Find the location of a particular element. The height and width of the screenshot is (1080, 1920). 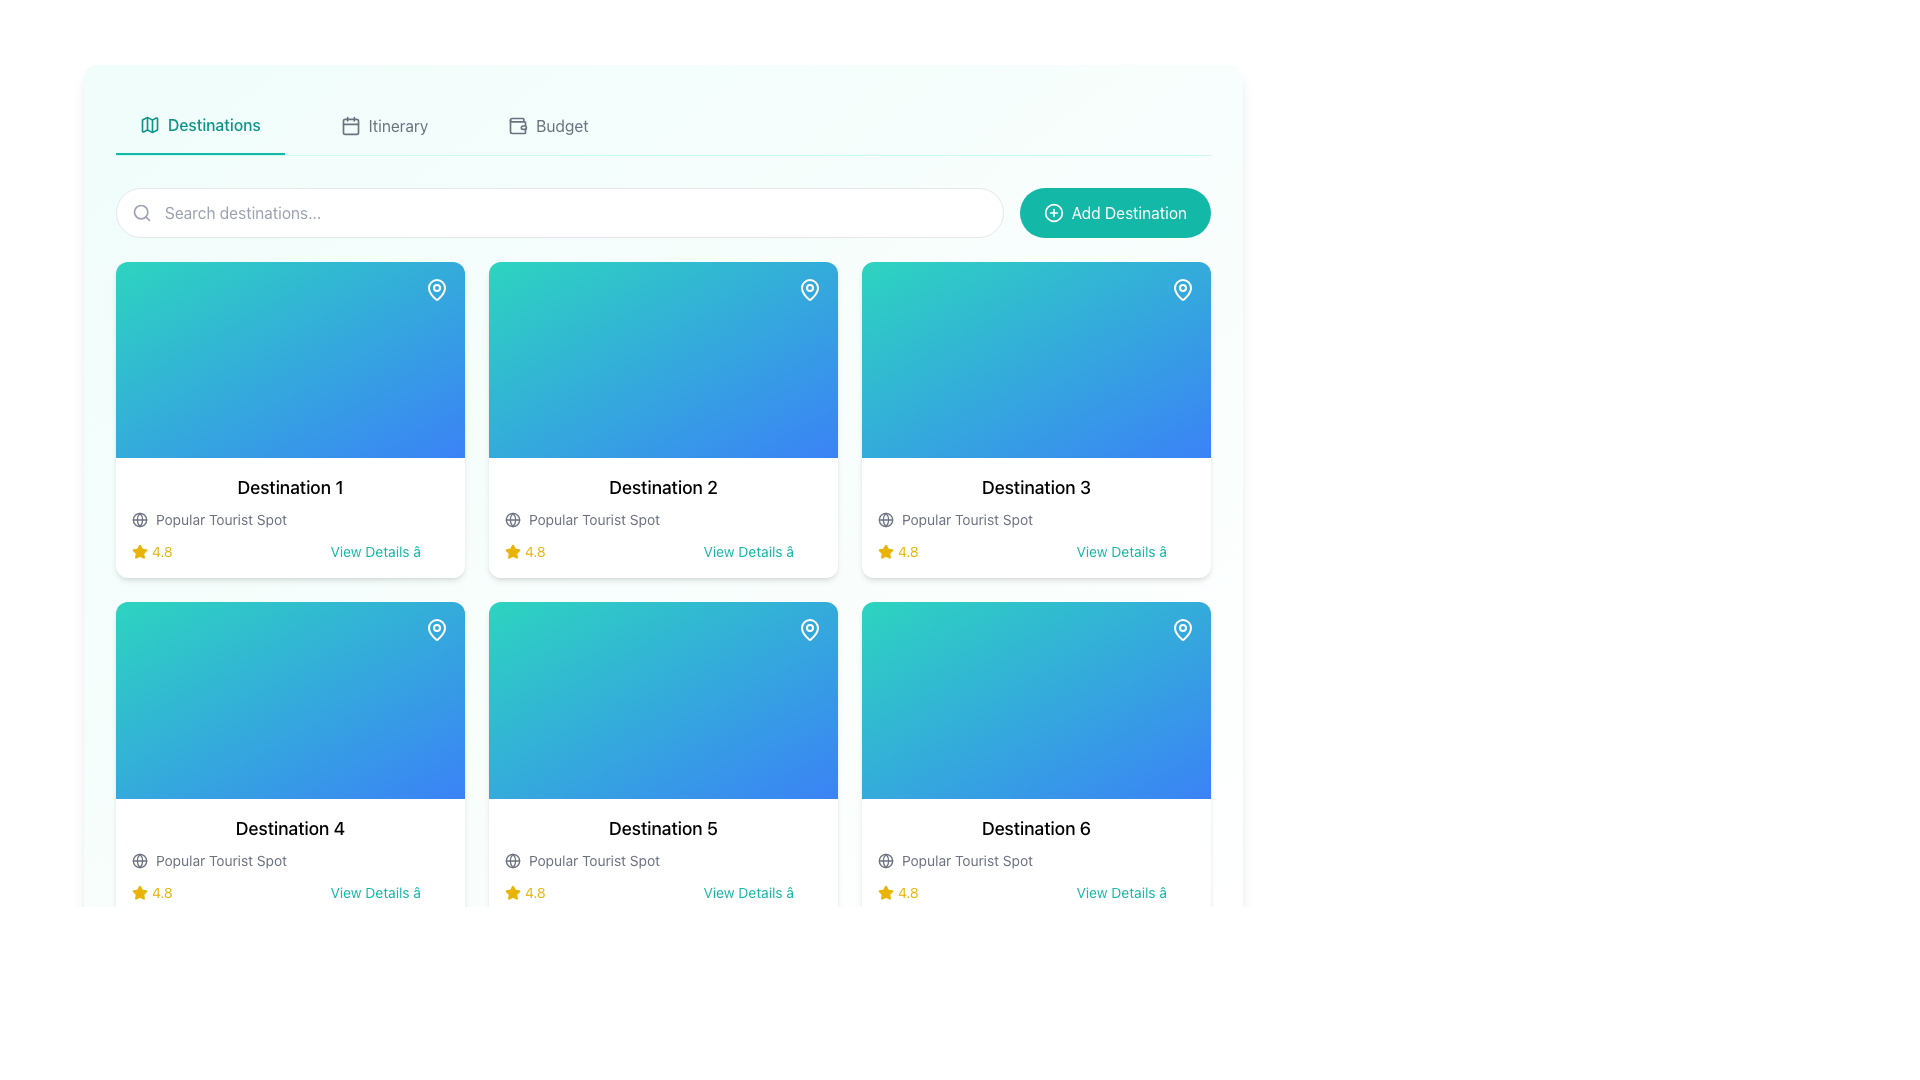

the Itinerary icon in the navigation menu, which is positioned between the 'Destinations' label and the 'Budget' label, providing a visual cue for the section's purpose is located at coordinates (350, 126).